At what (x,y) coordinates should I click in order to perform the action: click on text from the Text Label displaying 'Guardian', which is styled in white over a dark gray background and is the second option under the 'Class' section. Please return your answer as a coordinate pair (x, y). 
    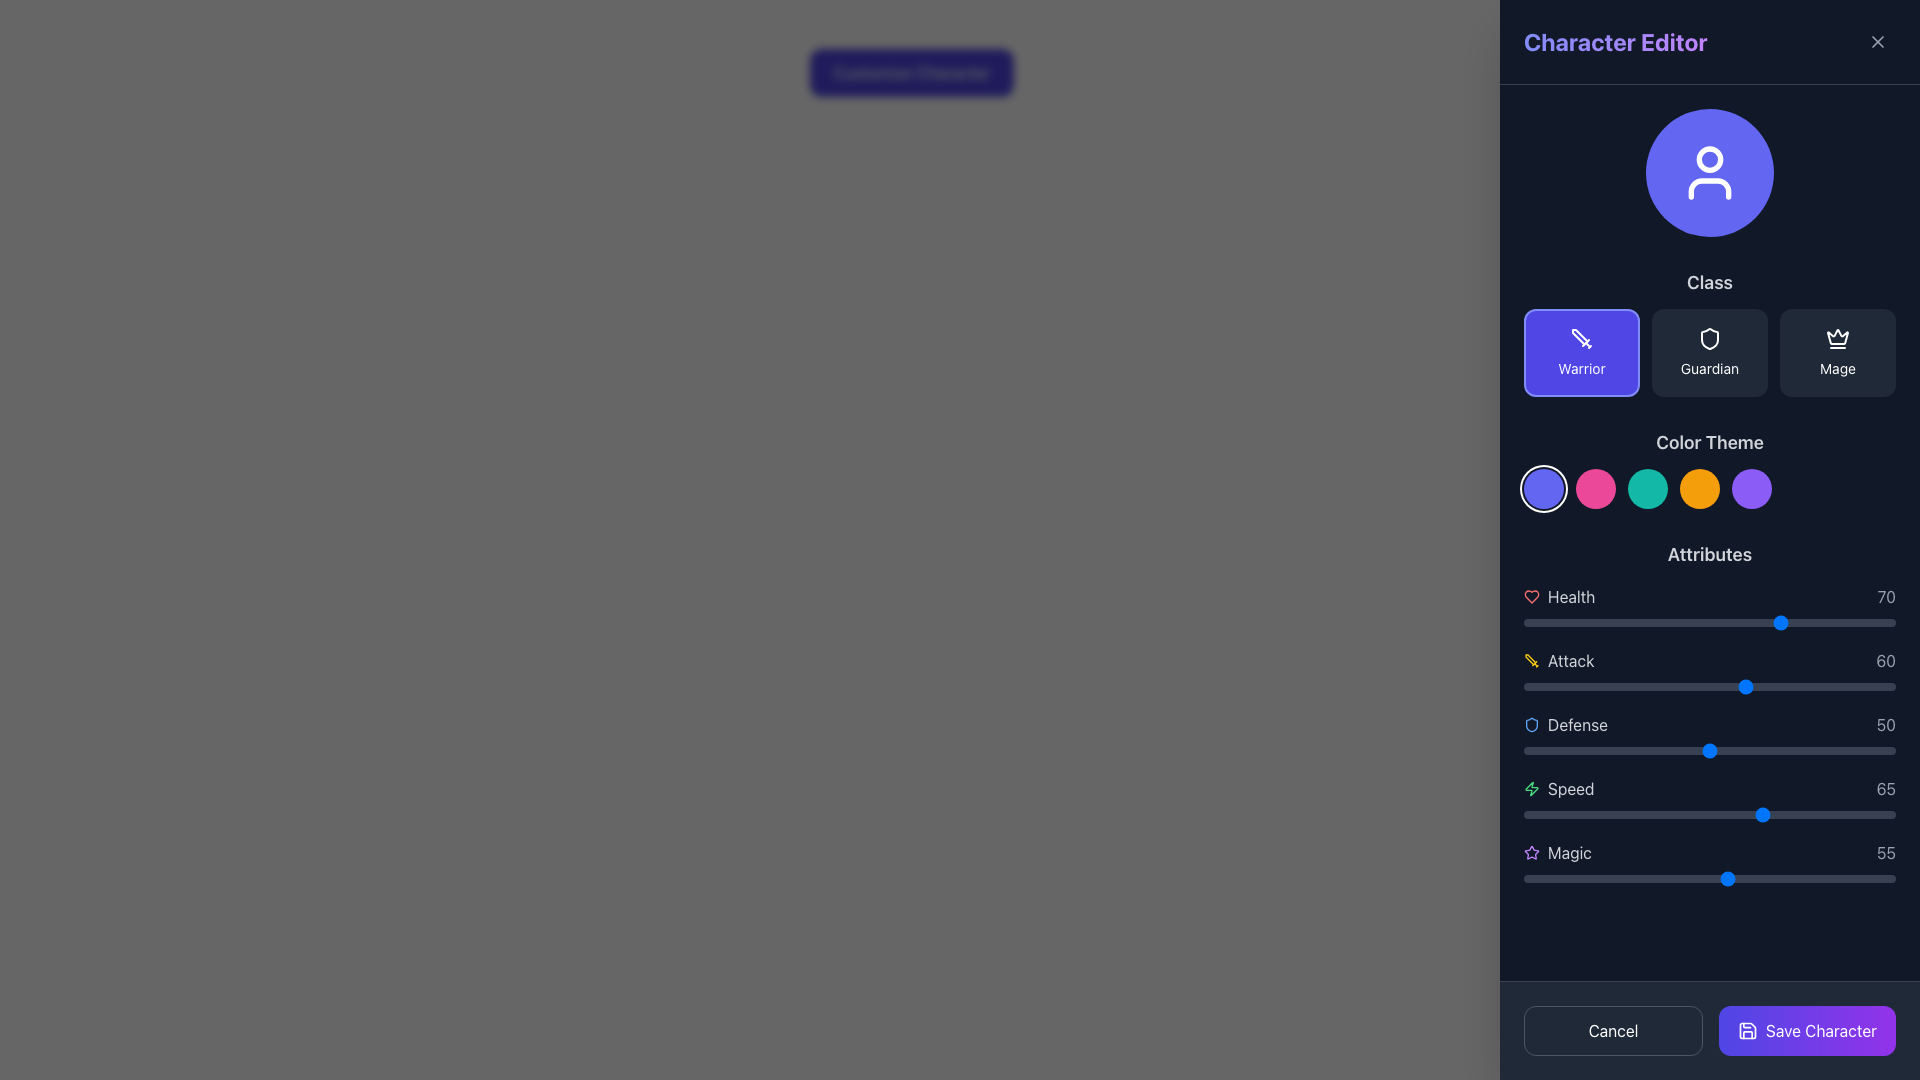
    Looking at the image, I should click on (1708, 369).